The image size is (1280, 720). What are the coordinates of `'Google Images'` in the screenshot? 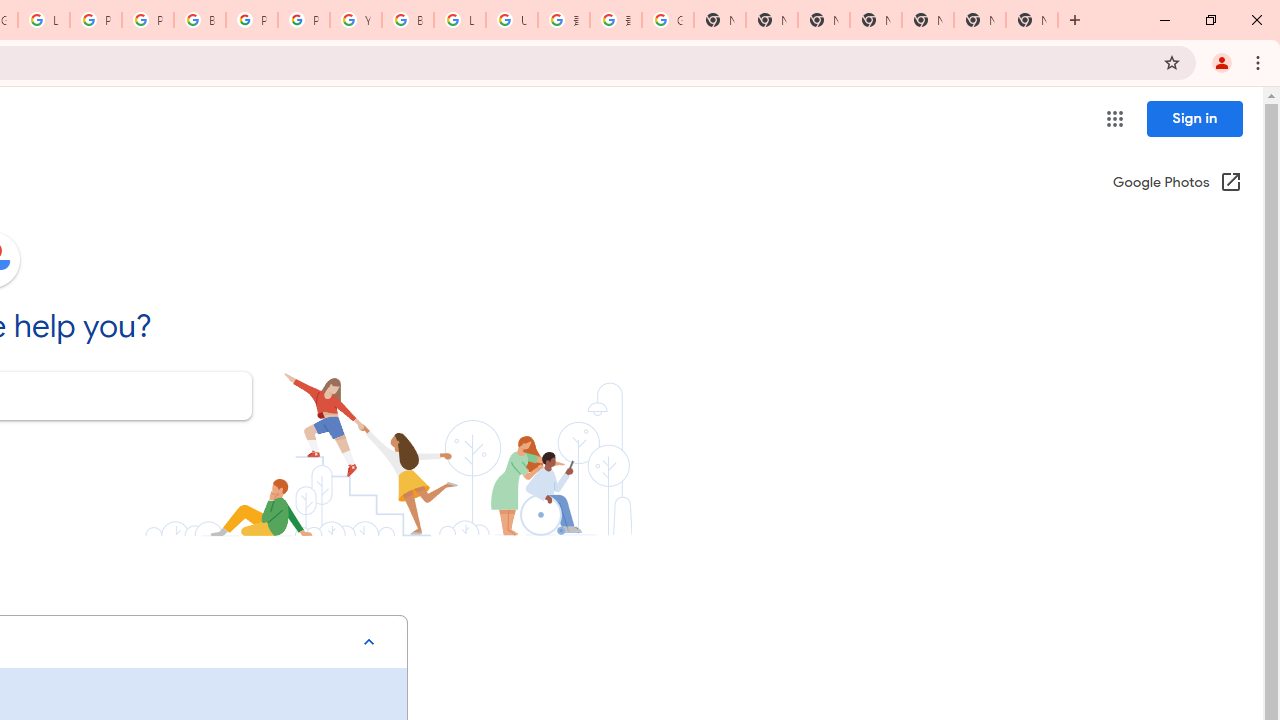 It's located at (668, 20).